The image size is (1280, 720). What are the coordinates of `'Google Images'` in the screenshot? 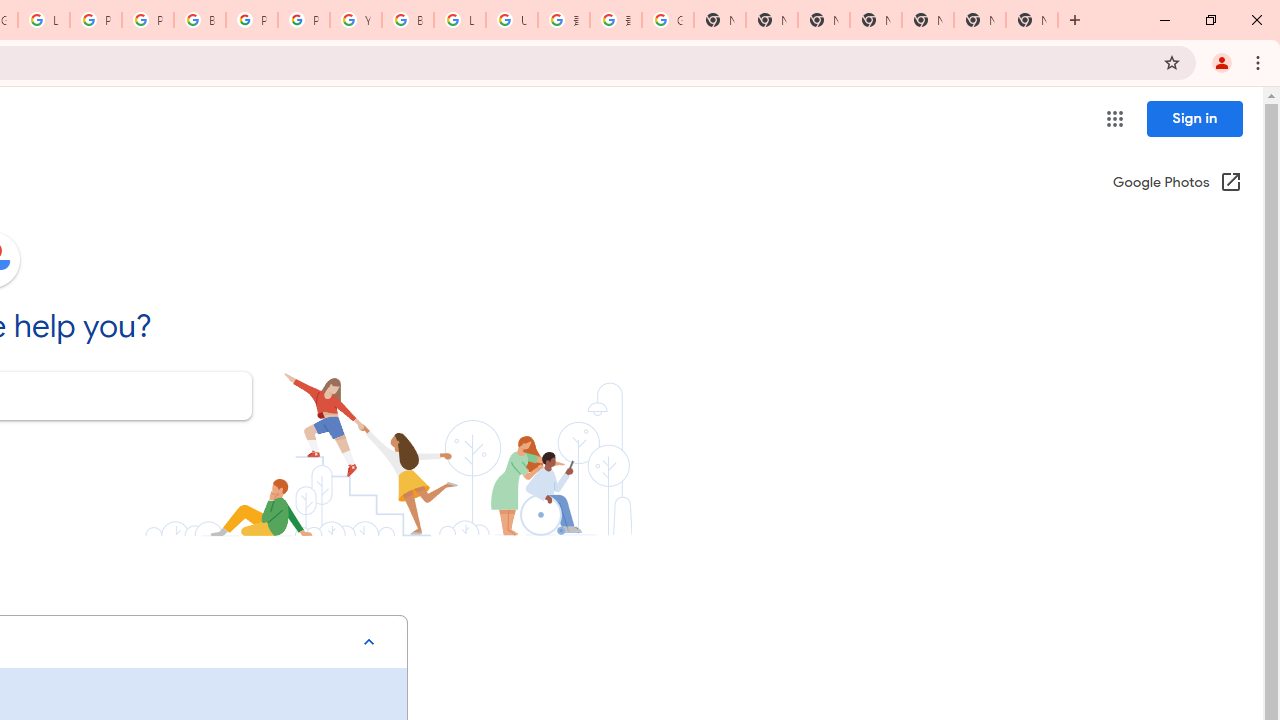 It's located at (668, 20).